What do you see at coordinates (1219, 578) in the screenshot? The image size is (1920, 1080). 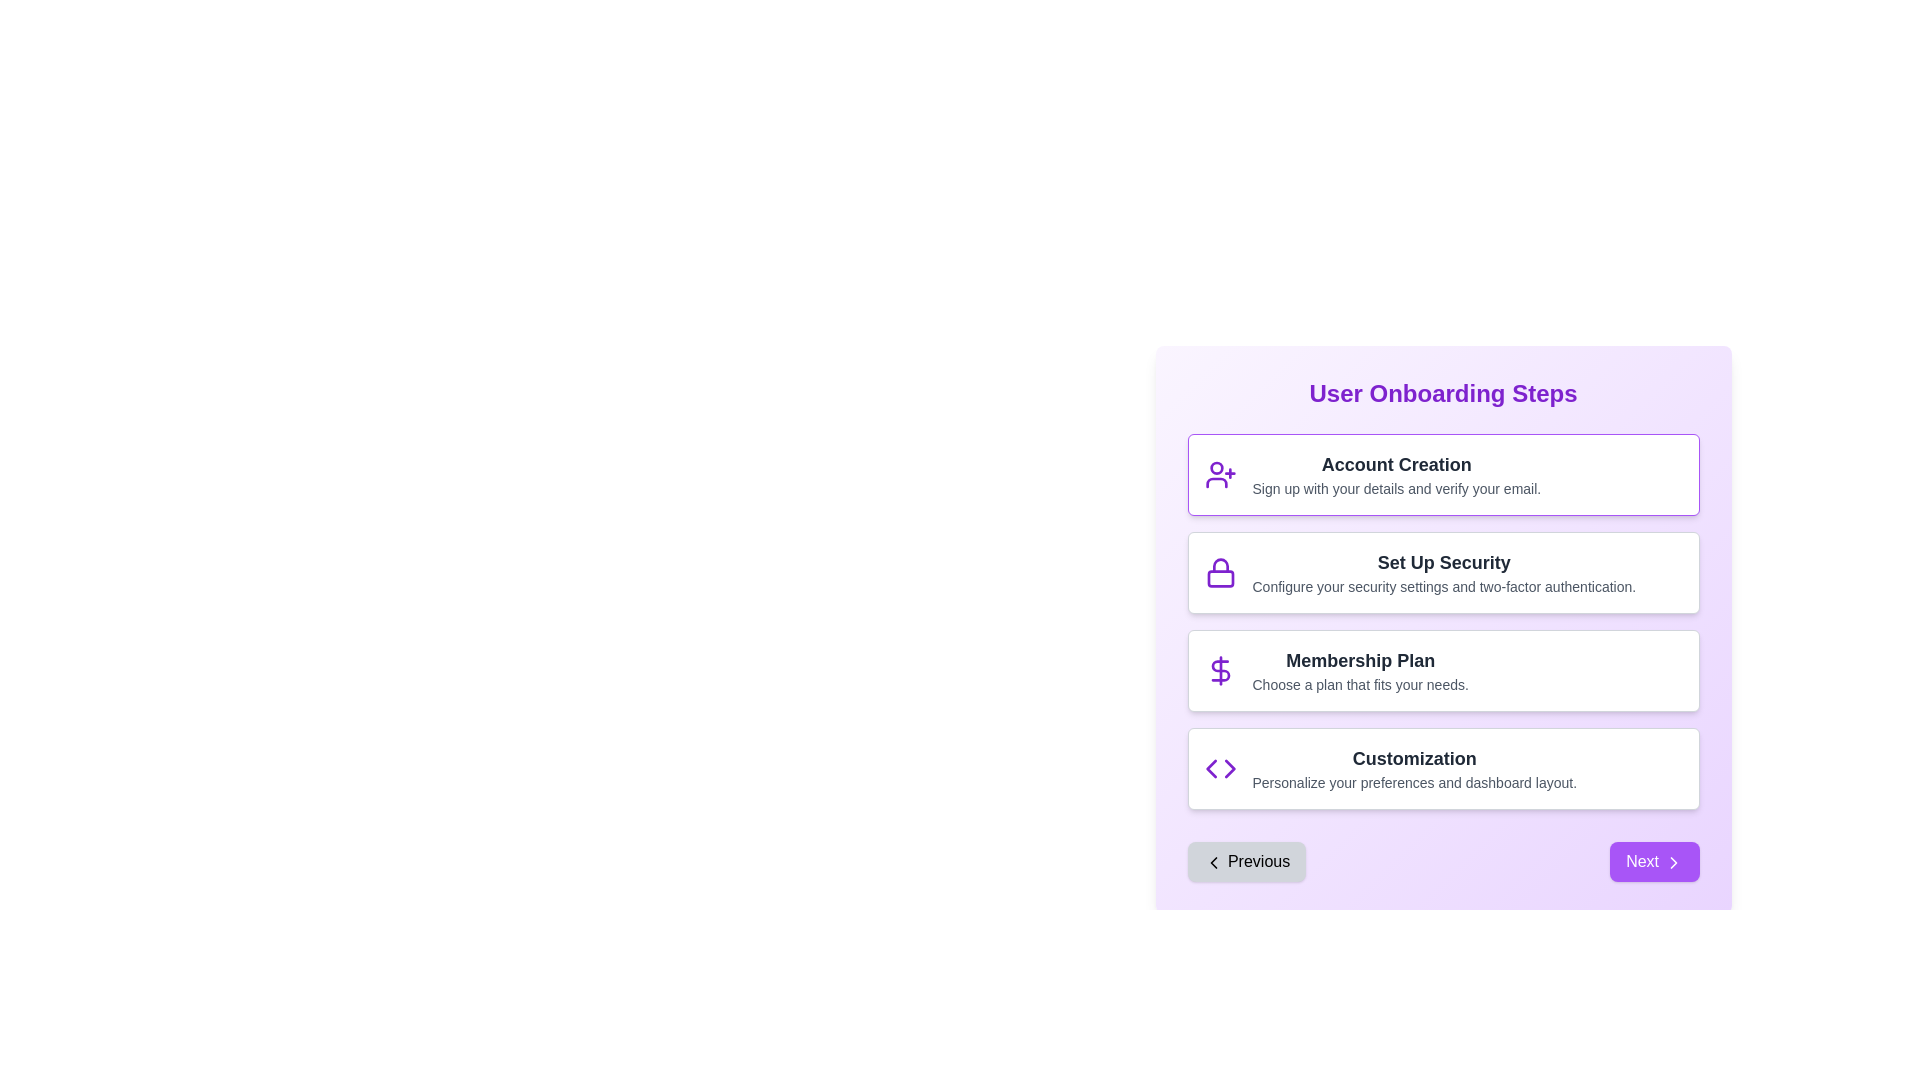 I see `the rectangular element with rounded corners styled in a single color fill, located inside the purple lock icon representing security, which is the second icon from the top in the user onboarding steps` at bounding box center [1219, 578].